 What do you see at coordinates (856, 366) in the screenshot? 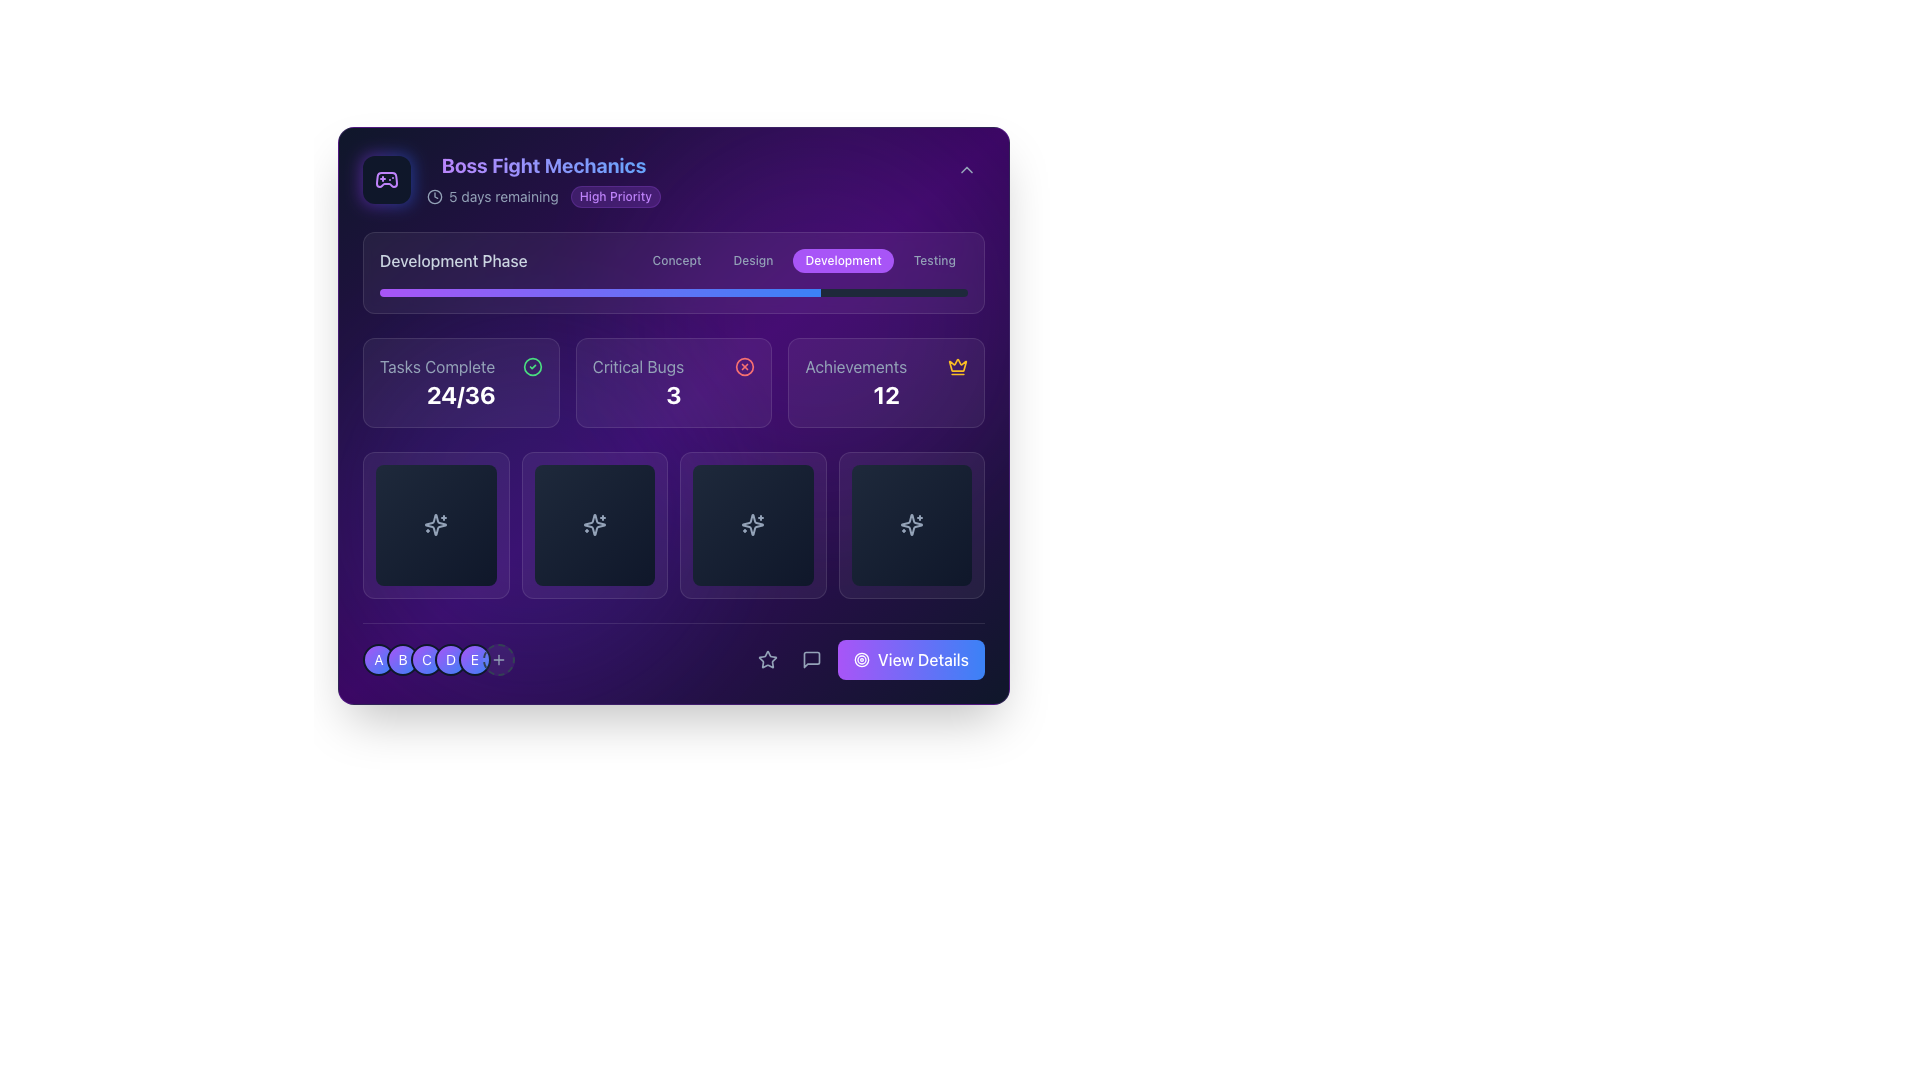
I see `the static text label displaying 'Achievements' in light gray on a dark purple background, located next to the number '12' and a crown icon` at bounding box center [856, 366].